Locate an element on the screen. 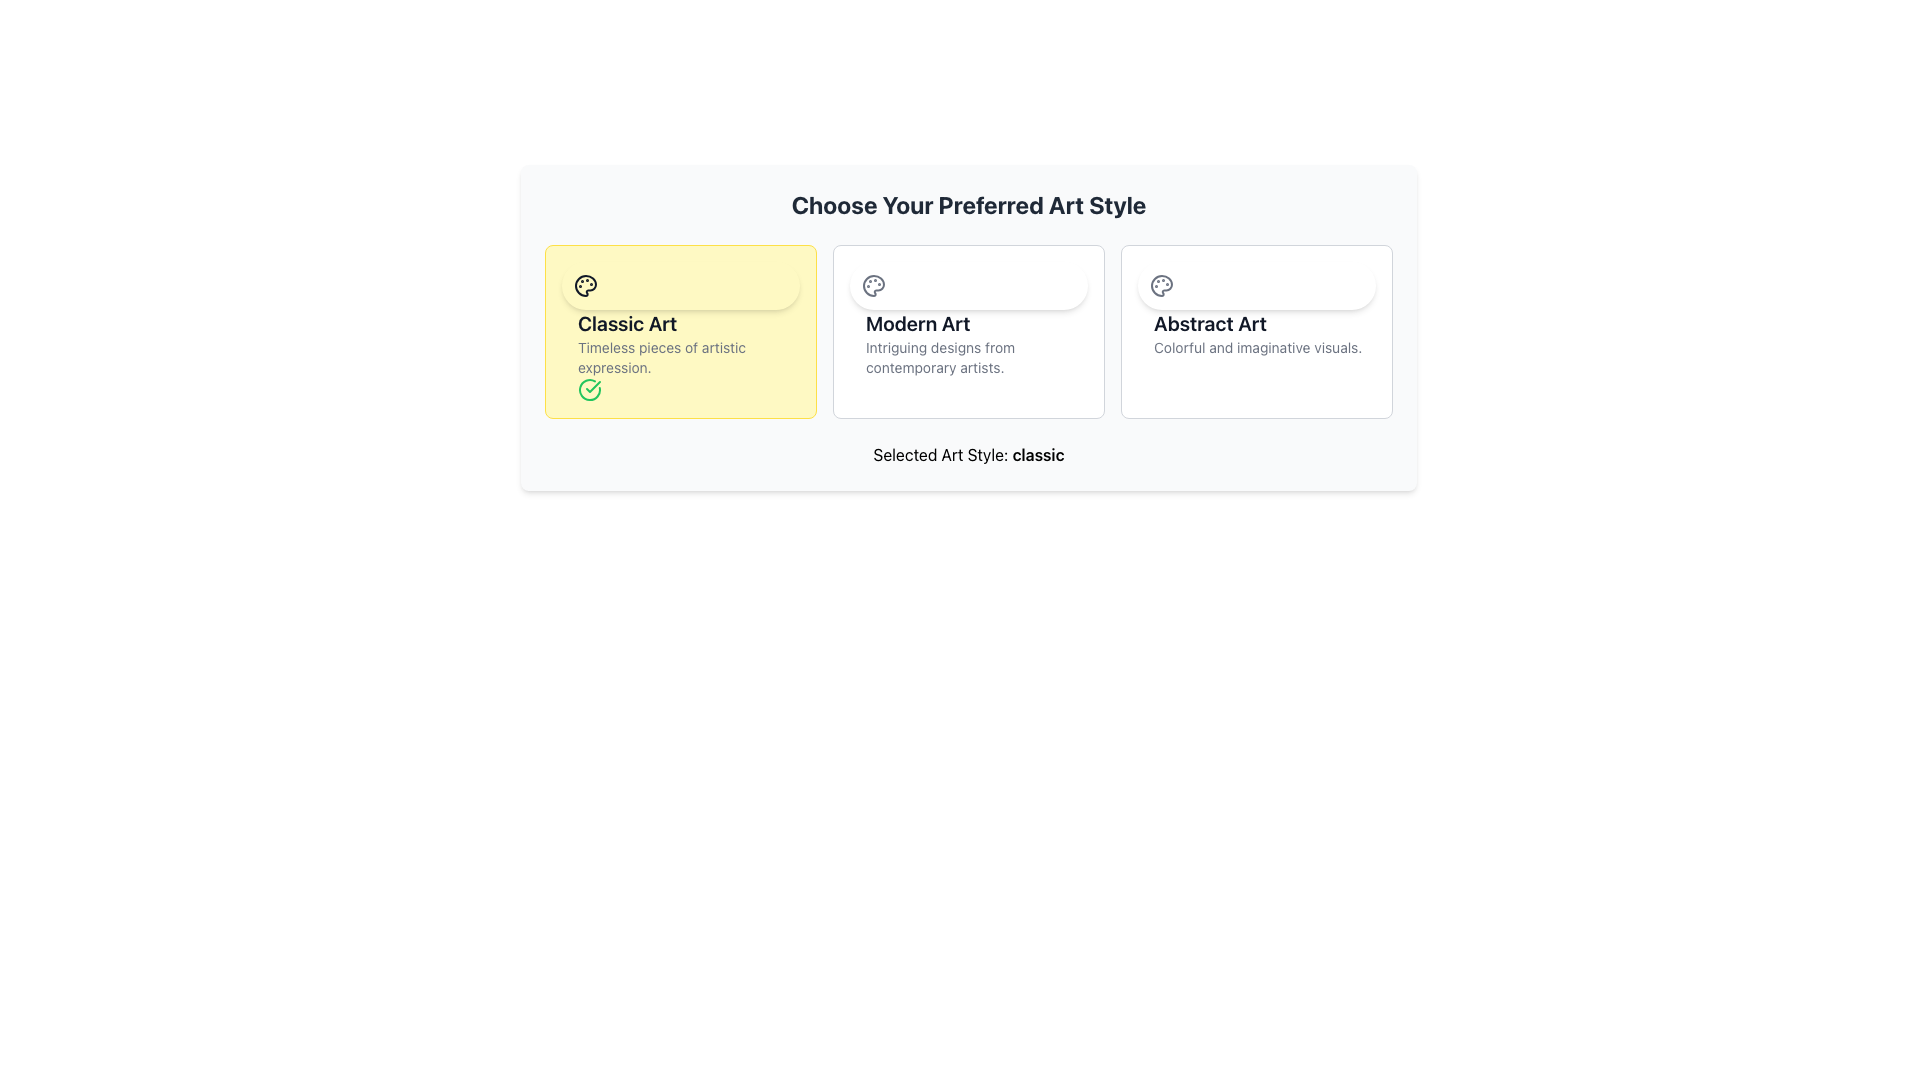  the painter's palette icon located in the 'Modern Art' option of the selection row, which is characterized by its round shape and gray color is located at coordinates (873, 285).